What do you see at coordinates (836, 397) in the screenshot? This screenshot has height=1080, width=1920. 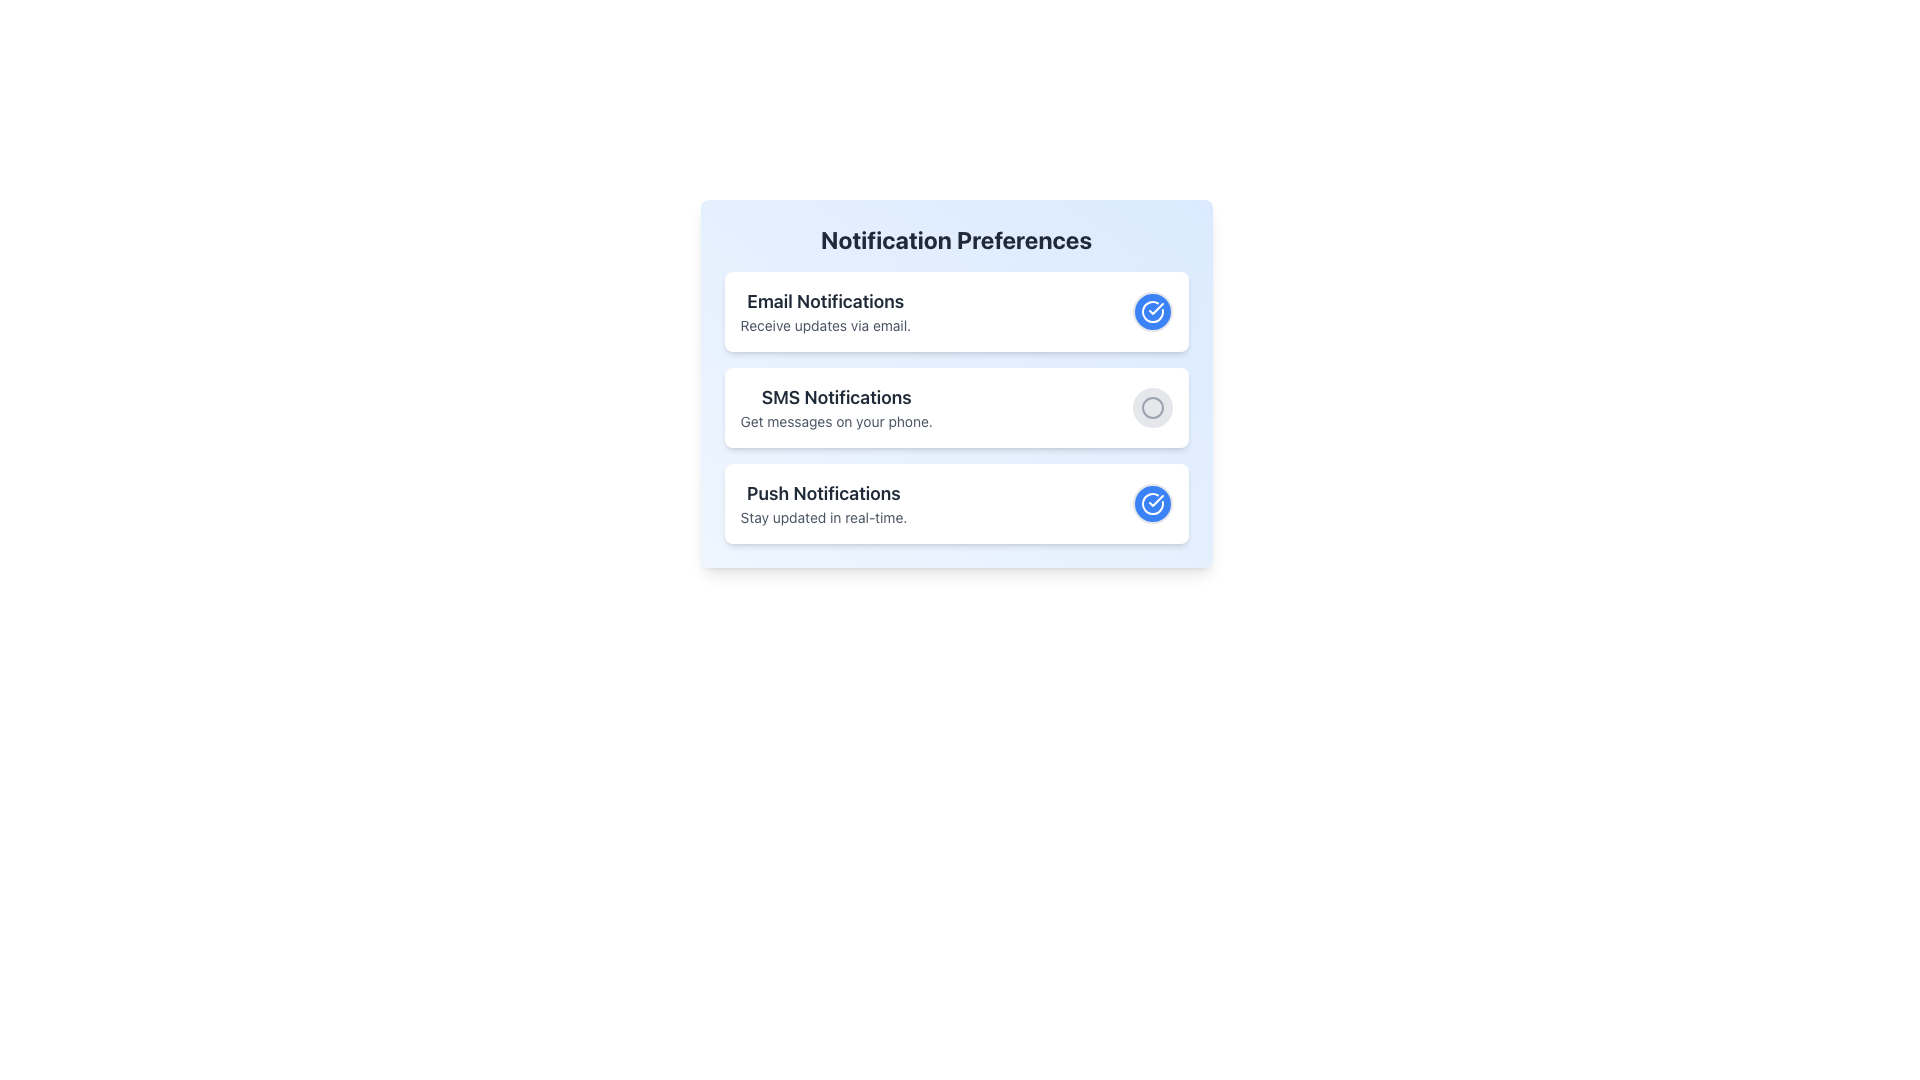 I see `text label displaying 'SMS Notifications', which is prominently positioned above the description 'Get messages on your phone' in the notification preferences section` at bounding box center [836, 397].